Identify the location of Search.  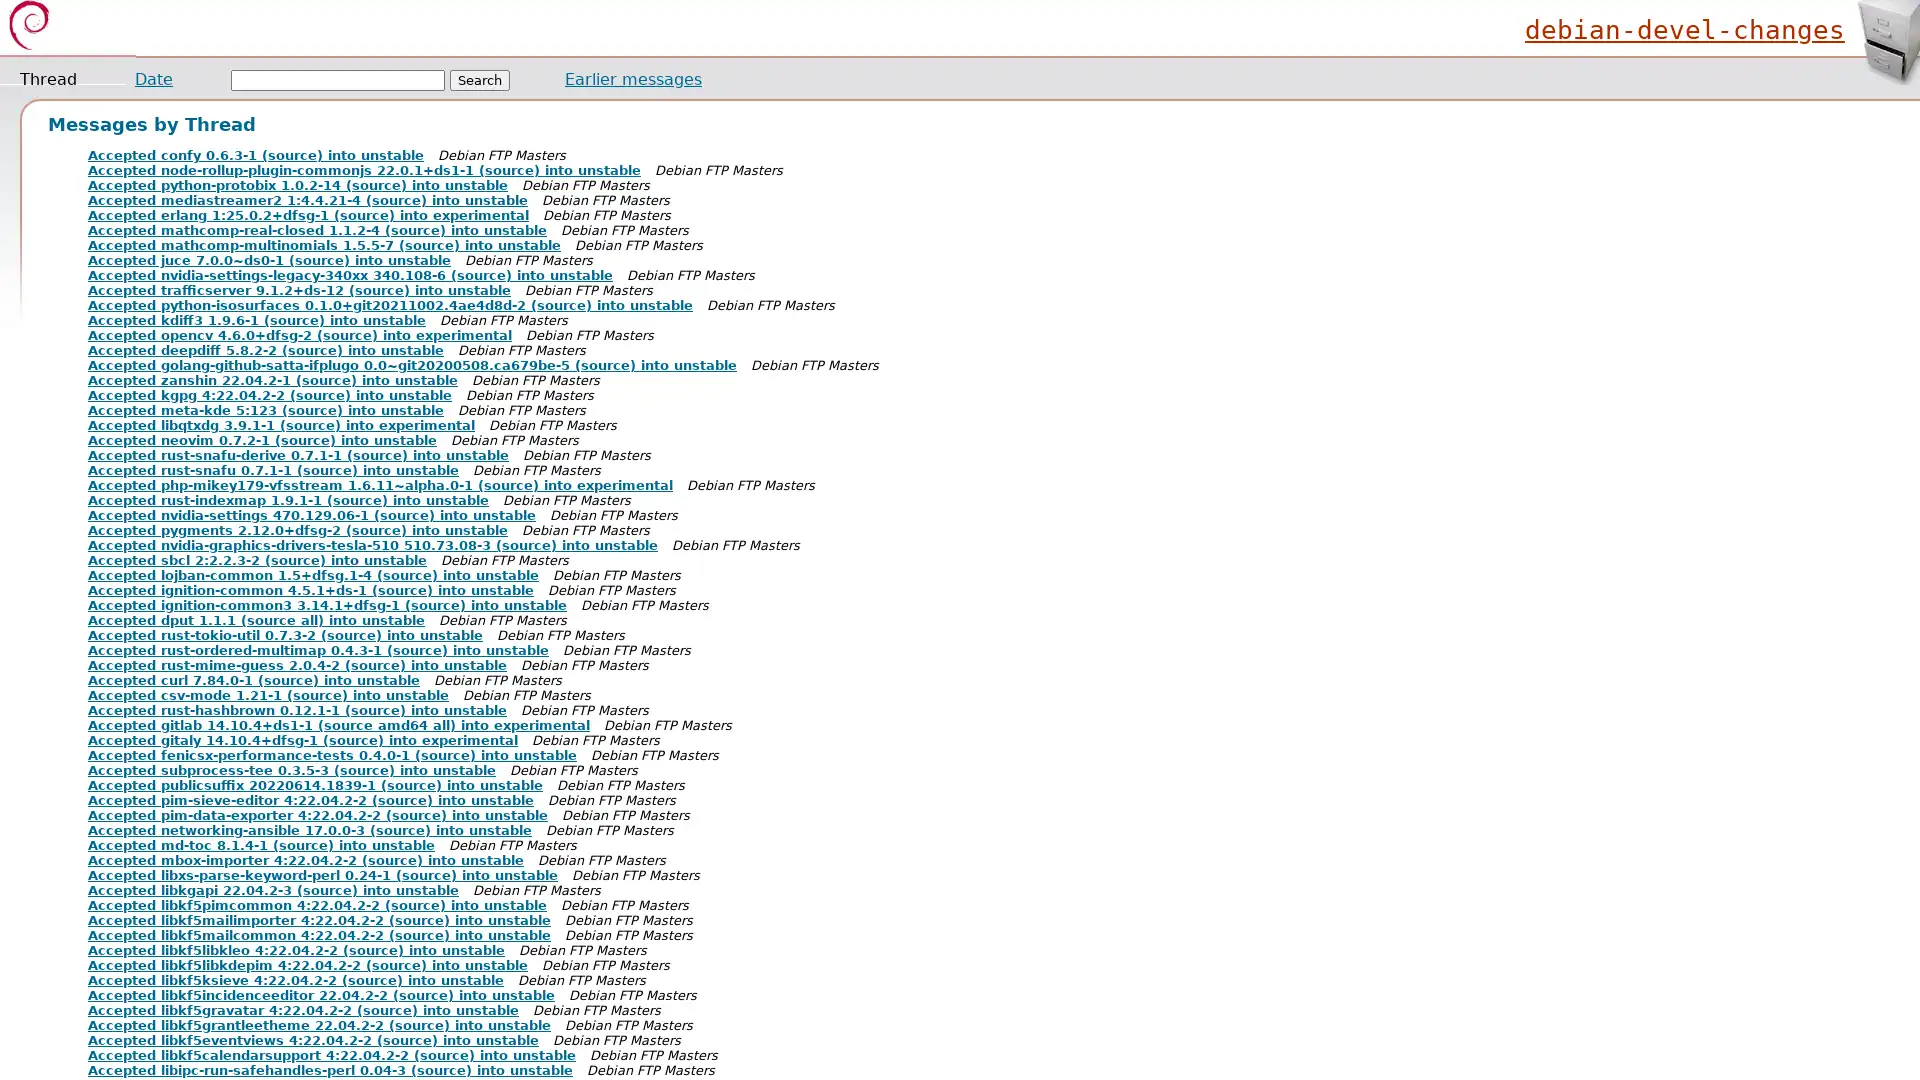
(480, 79).